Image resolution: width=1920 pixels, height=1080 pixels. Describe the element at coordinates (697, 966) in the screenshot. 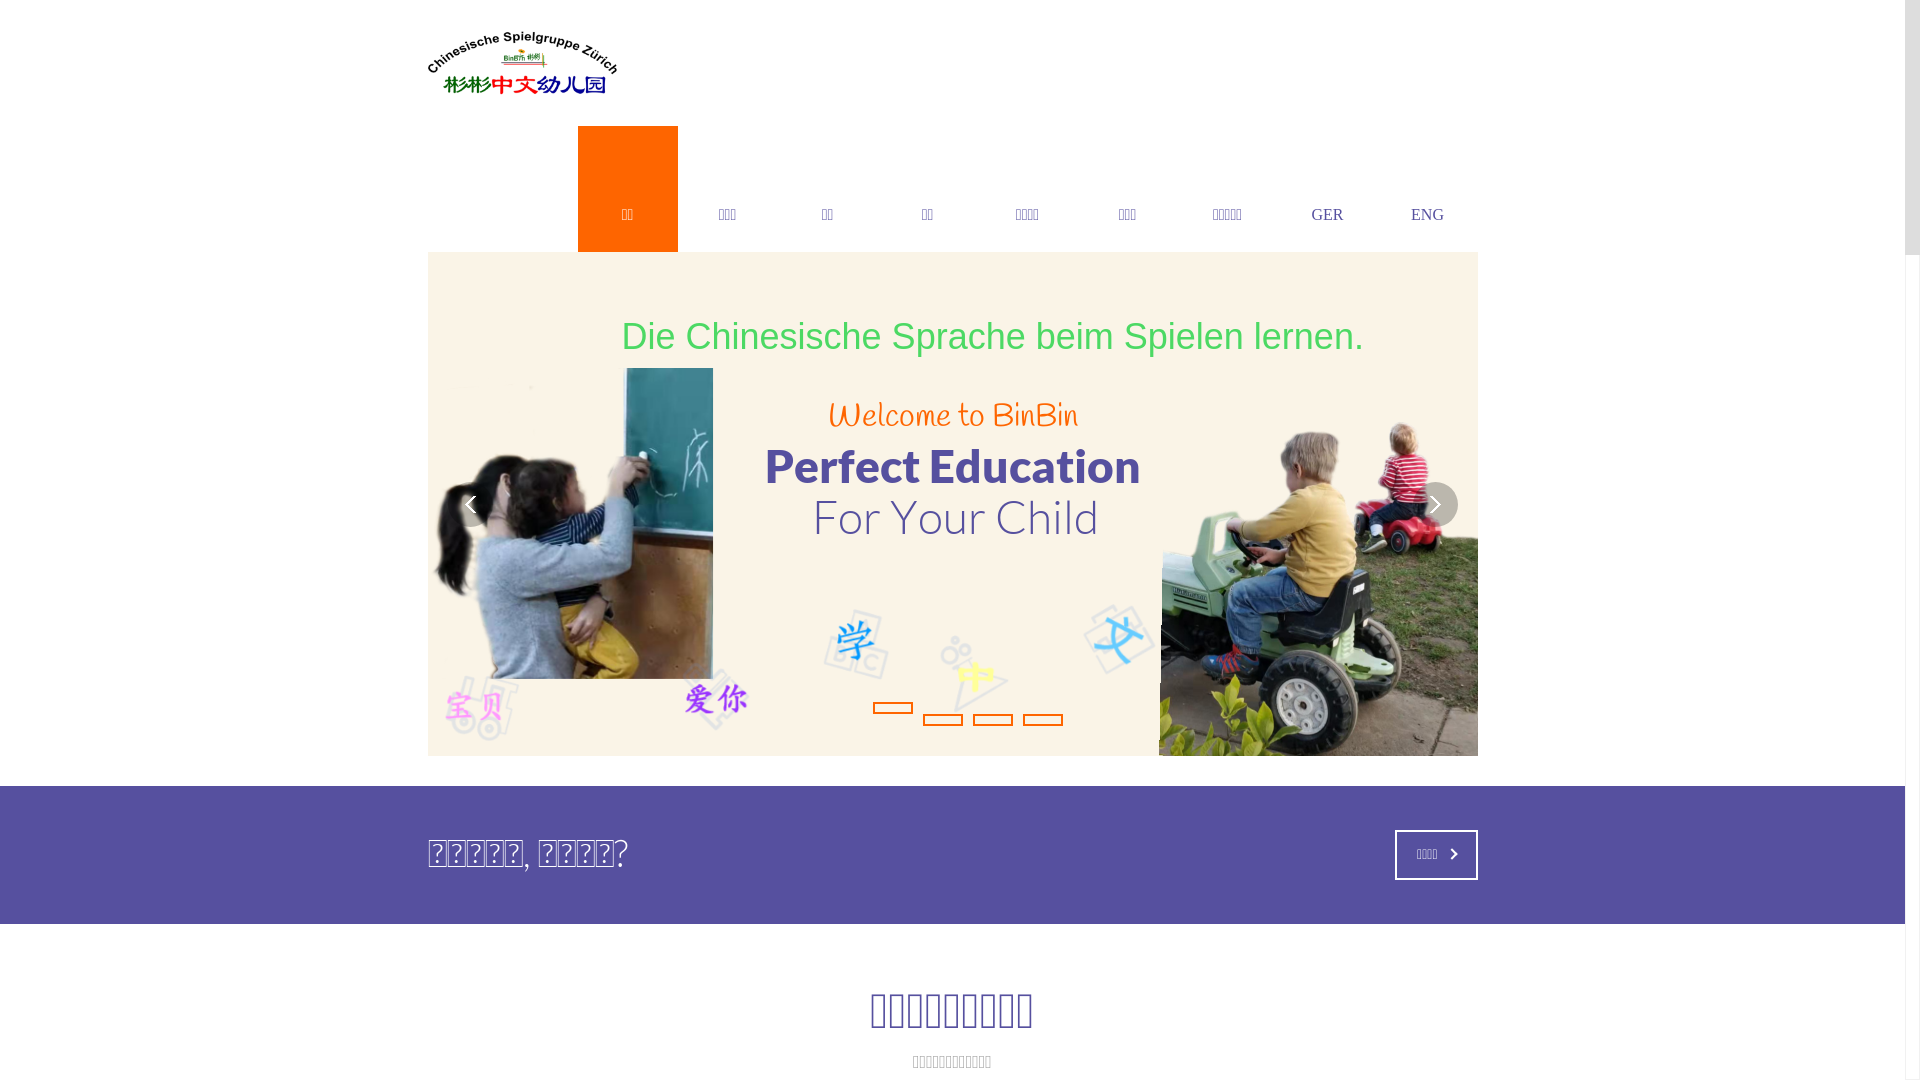

I see `'Impressum'` at that location.